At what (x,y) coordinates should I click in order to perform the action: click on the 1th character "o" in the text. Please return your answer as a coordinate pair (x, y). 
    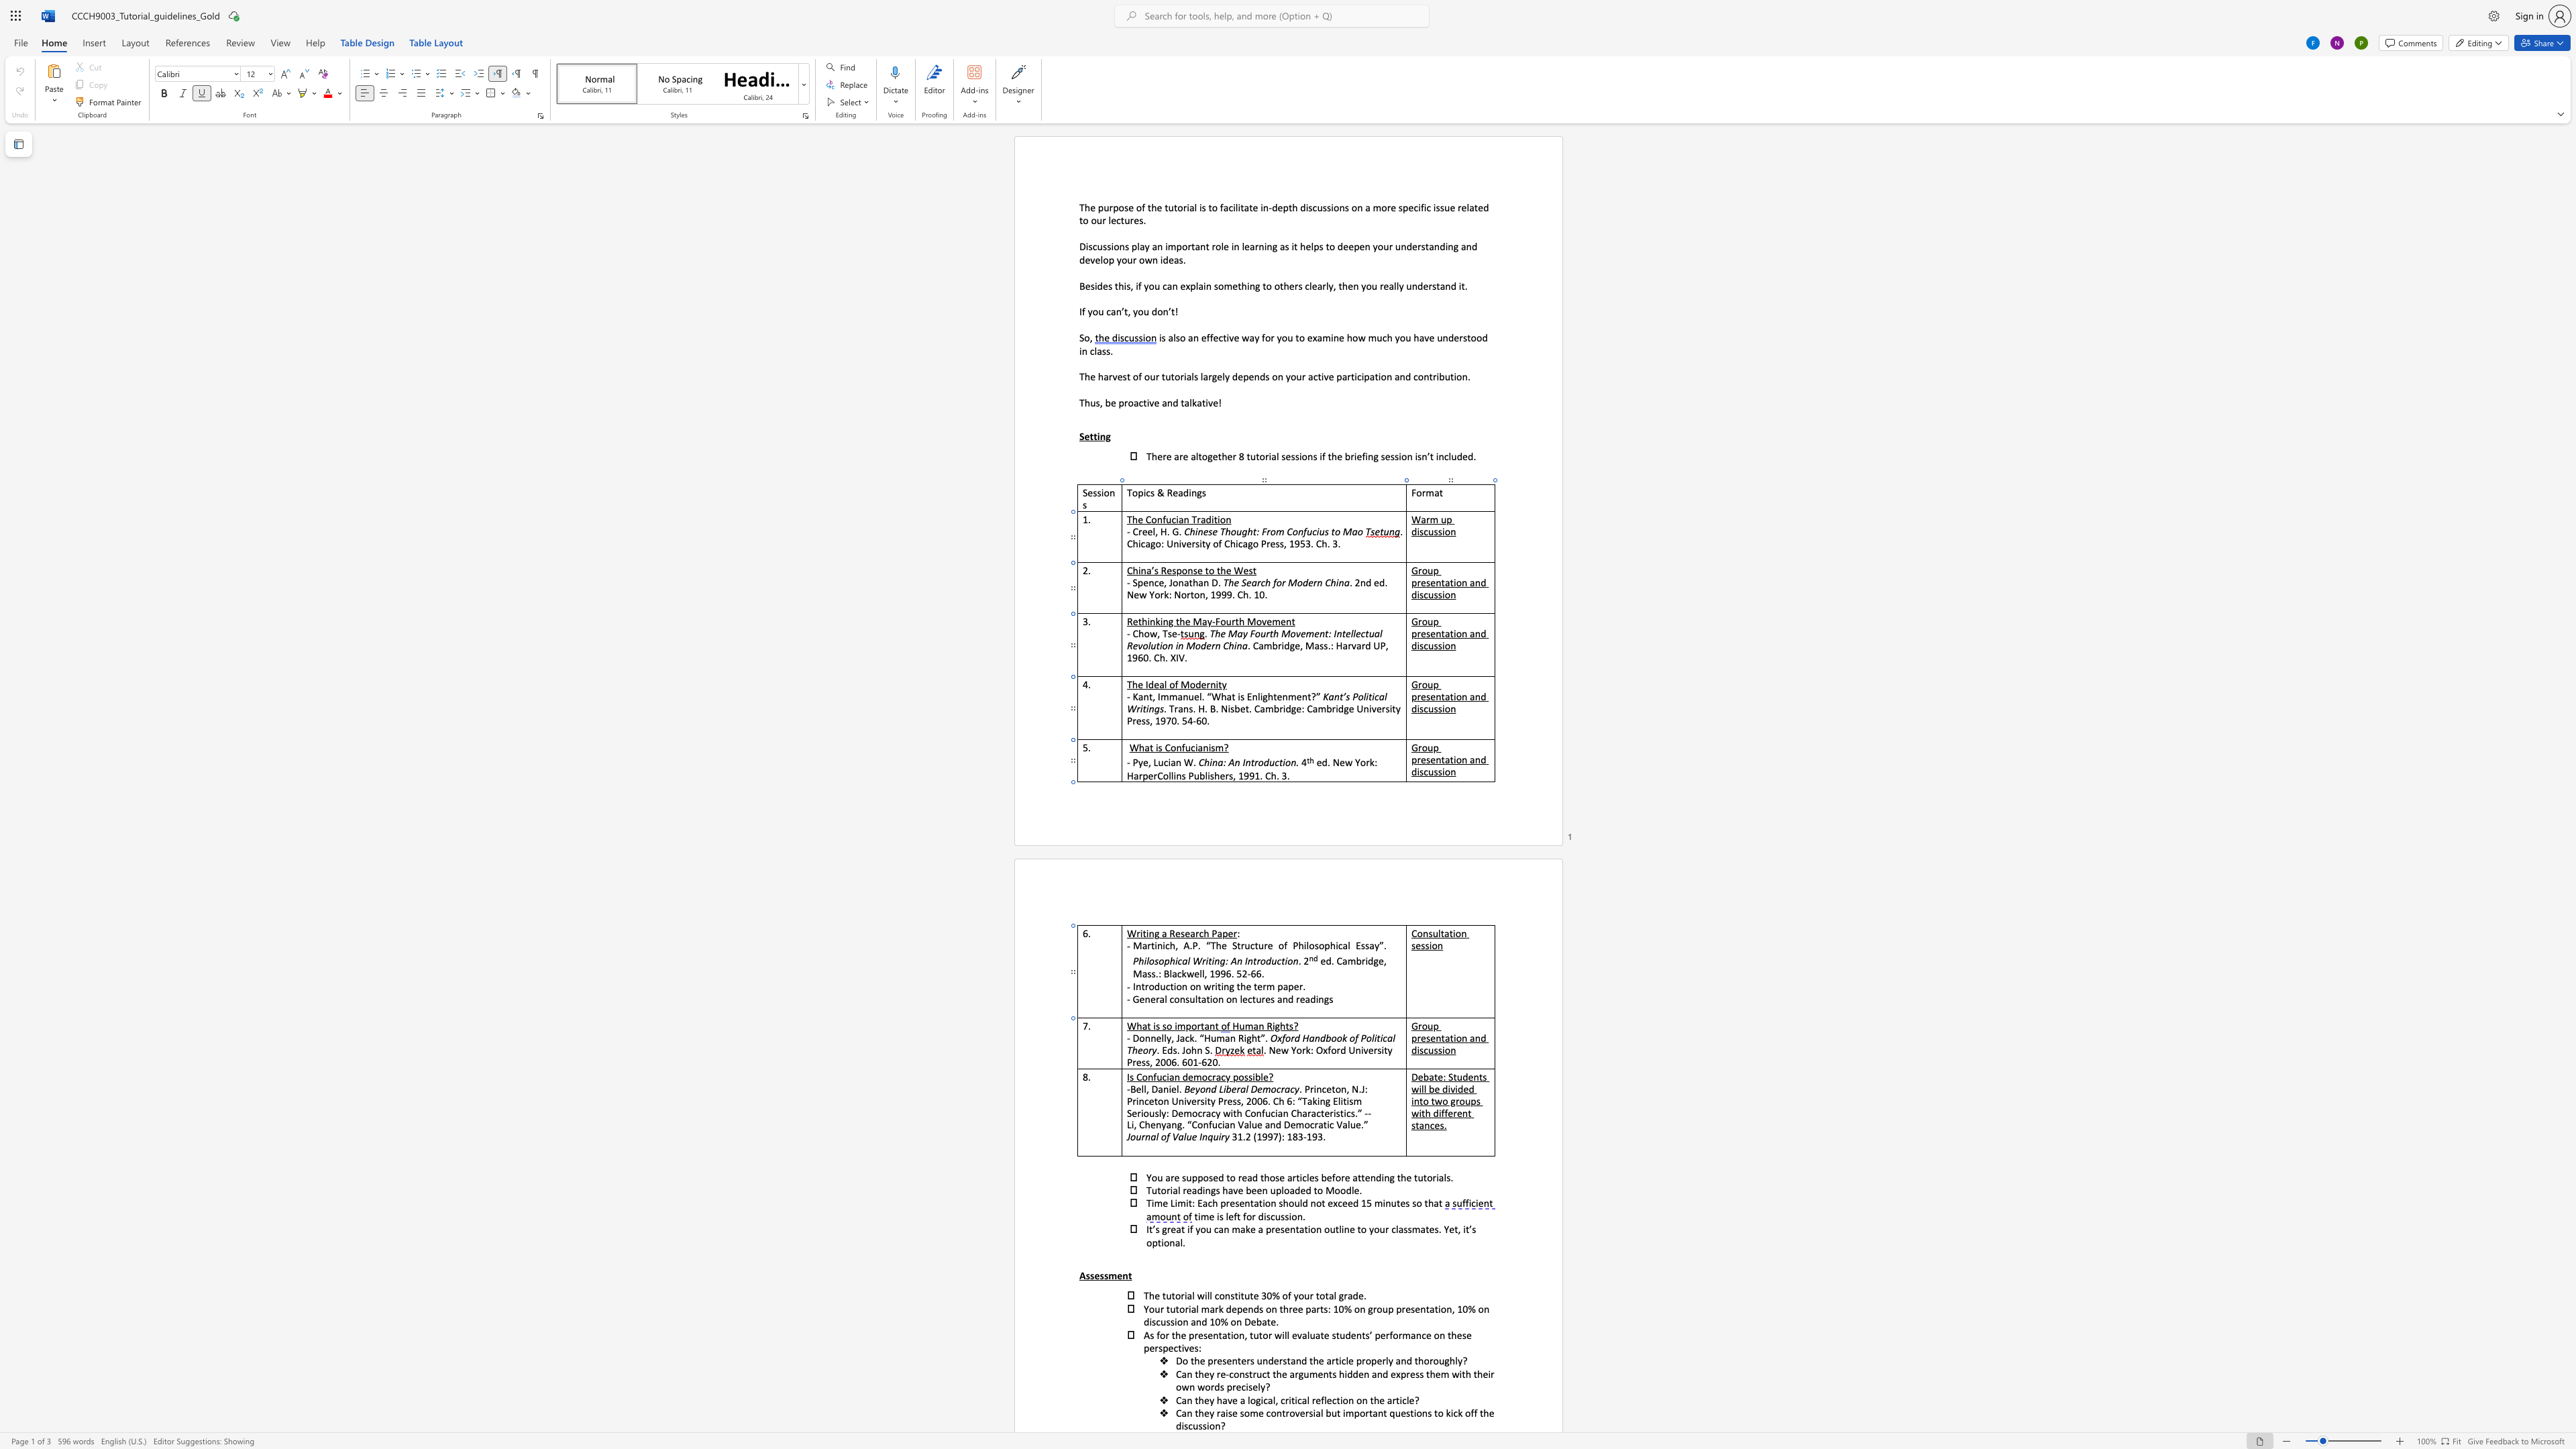
    Looking at the image, I should click on (1141, 1038).